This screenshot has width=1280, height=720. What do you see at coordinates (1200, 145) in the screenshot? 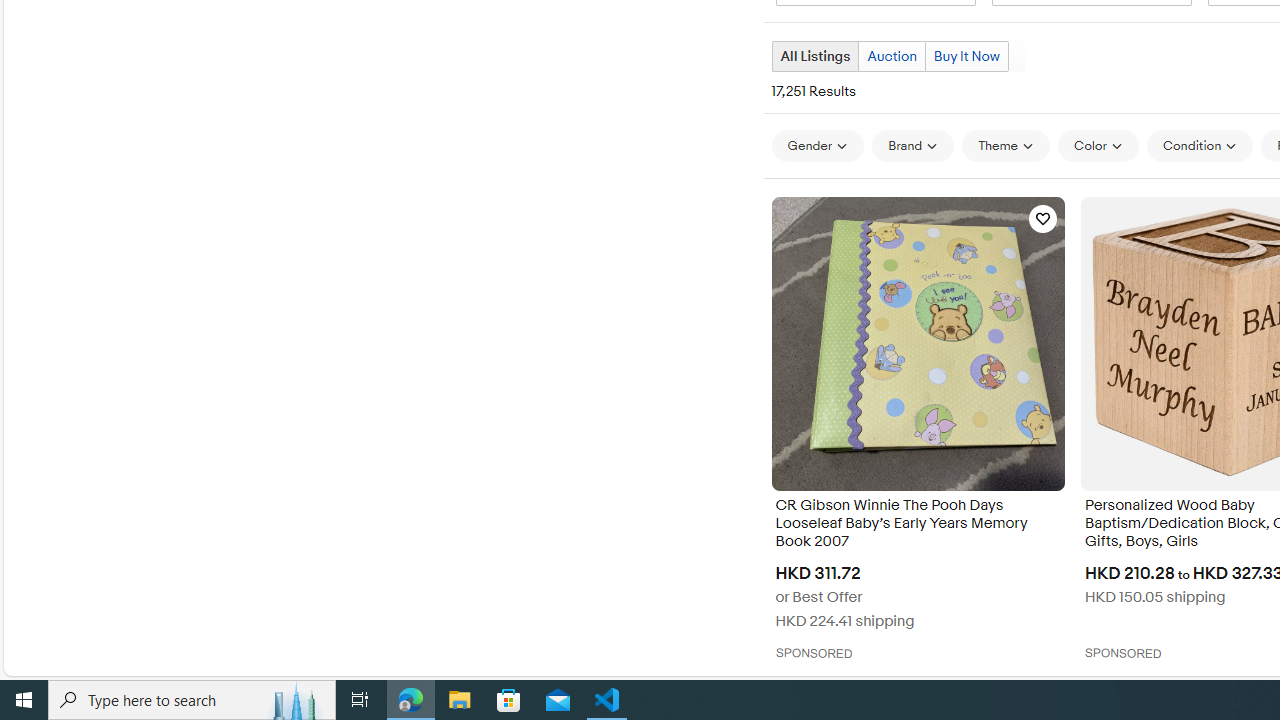
I see `'Condition'` at bounding box center [1200, 145].